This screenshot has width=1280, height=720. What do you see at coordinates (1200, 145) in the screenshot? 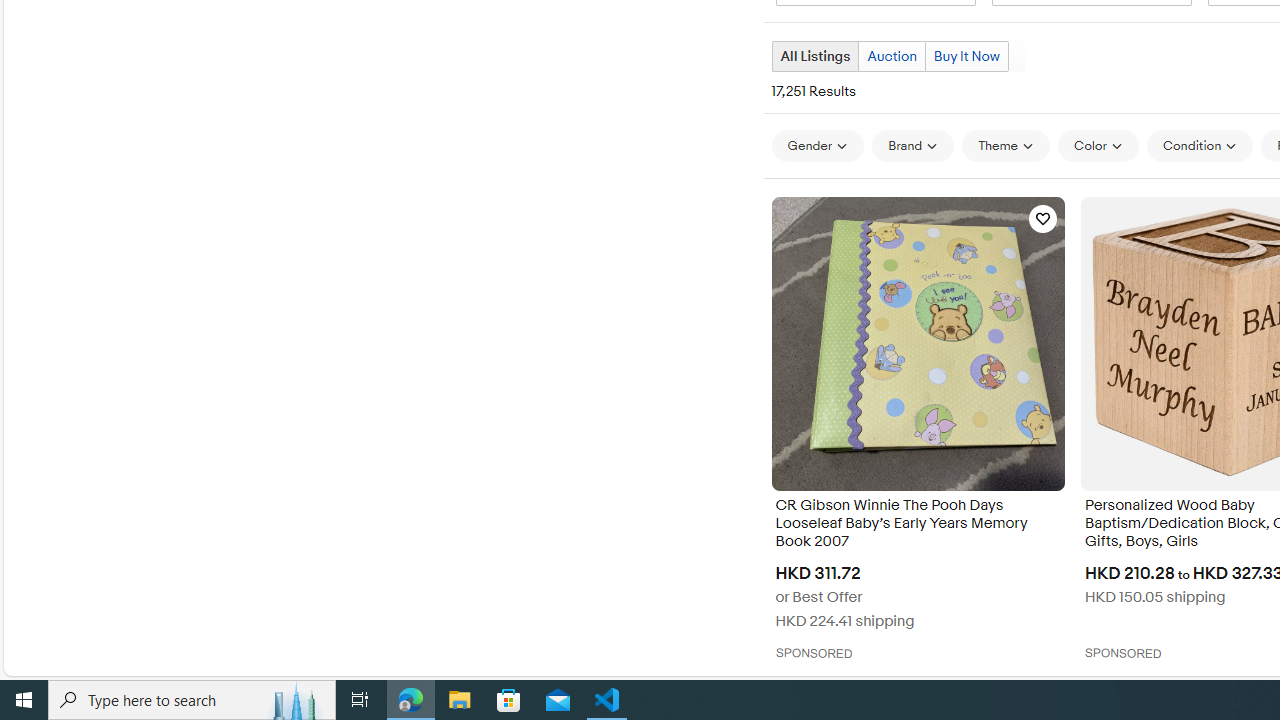
I see `'Condition'` at bounding box center [1200, 145].